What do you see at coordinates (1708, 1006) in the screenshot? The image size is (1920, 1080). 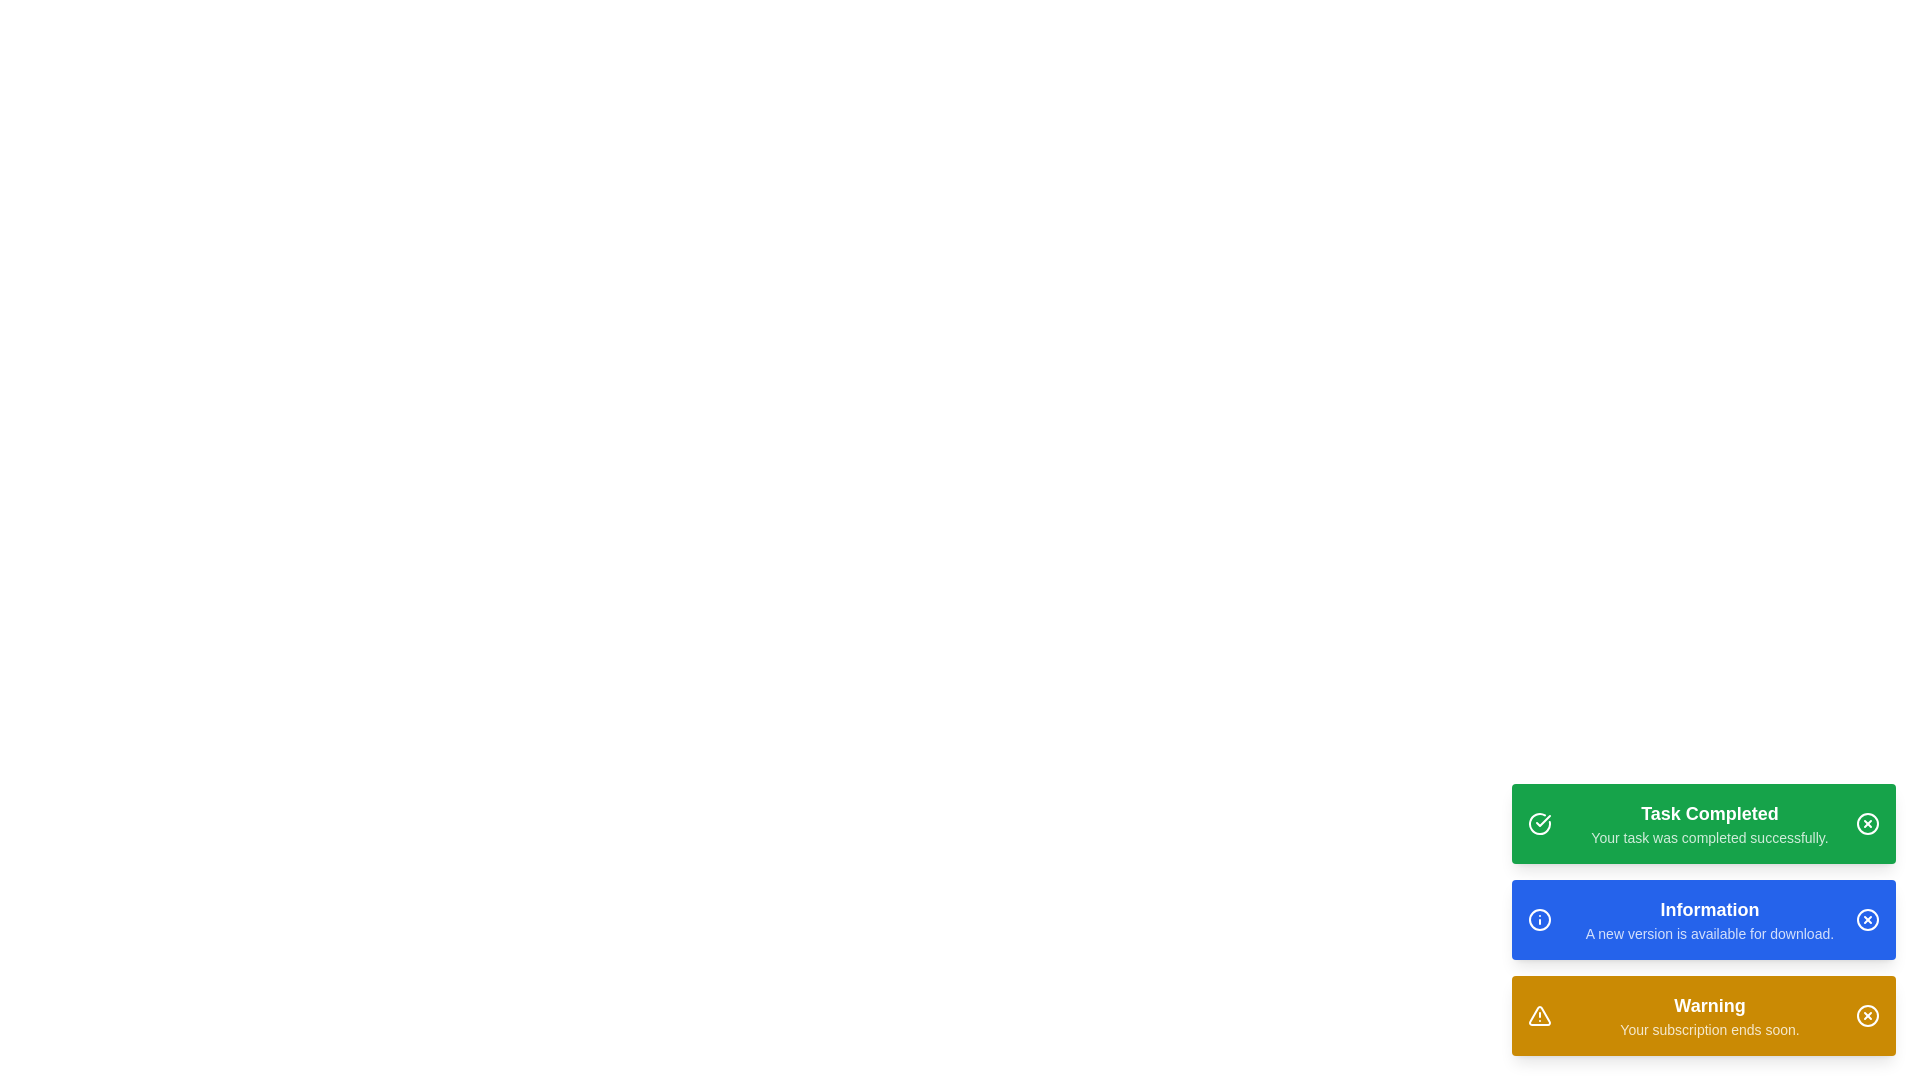 I see `the title text of the orange notification panel that conveys a warning message to the user, located at the bottom of the three notification panels on the right section of the interface` at bounding box center [1708, 1006].